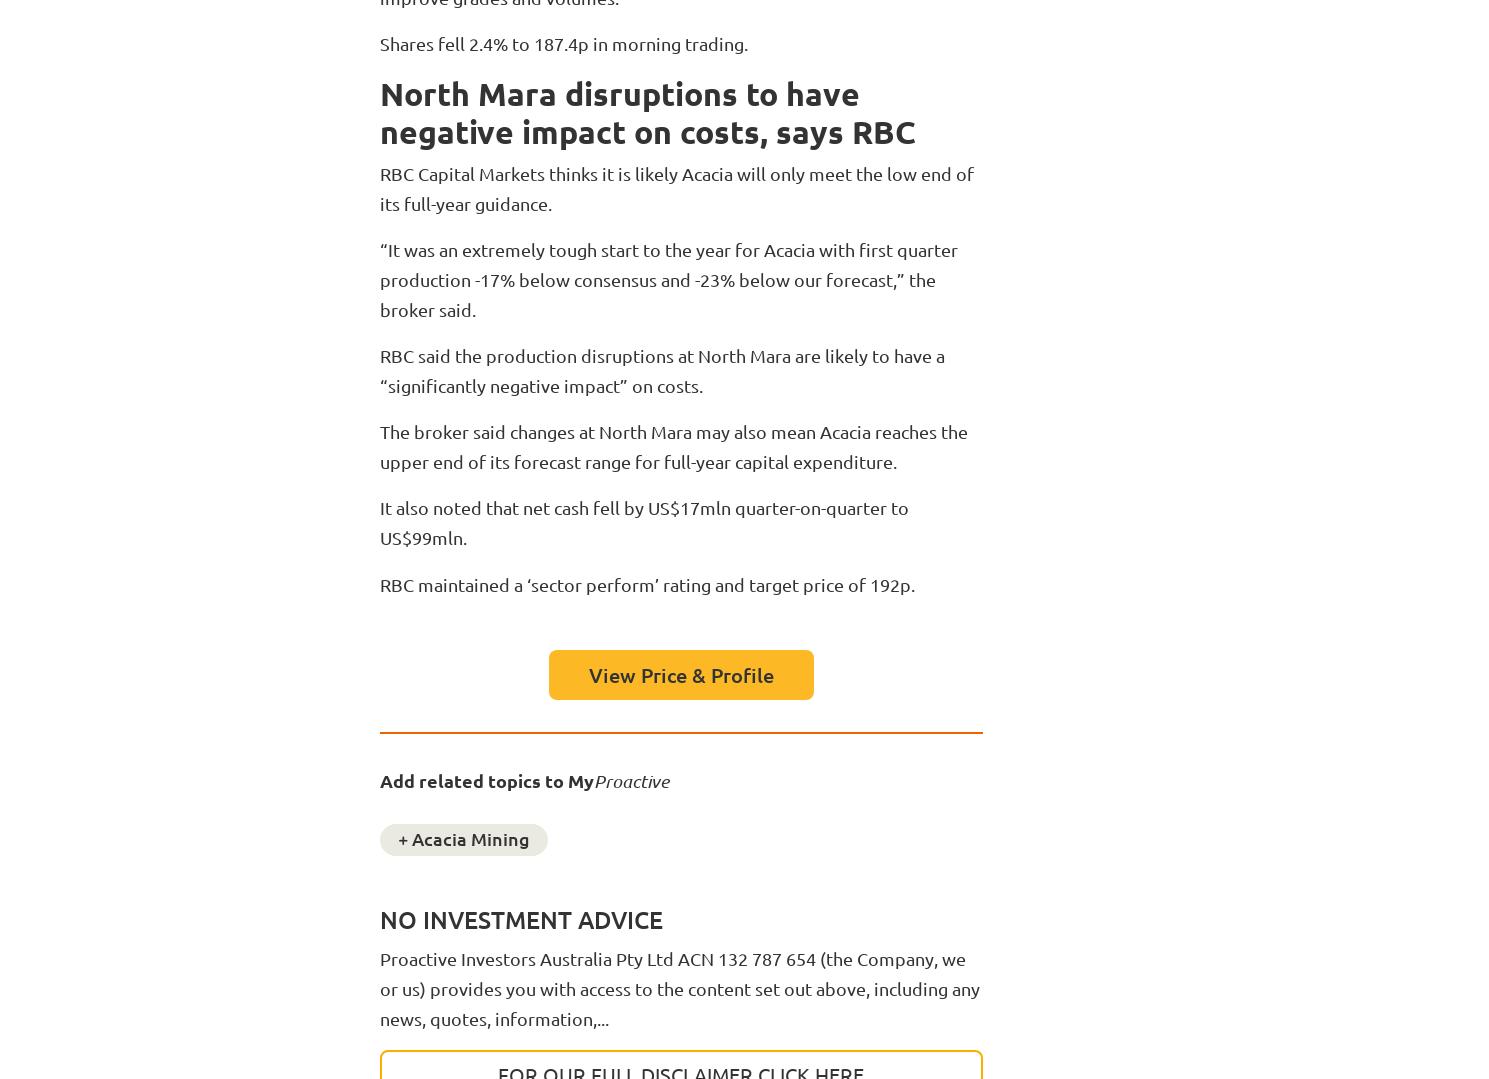 The height and width of the screenshot is (1079, 1489). I want to click on 'Proactive', so click(593, 780).